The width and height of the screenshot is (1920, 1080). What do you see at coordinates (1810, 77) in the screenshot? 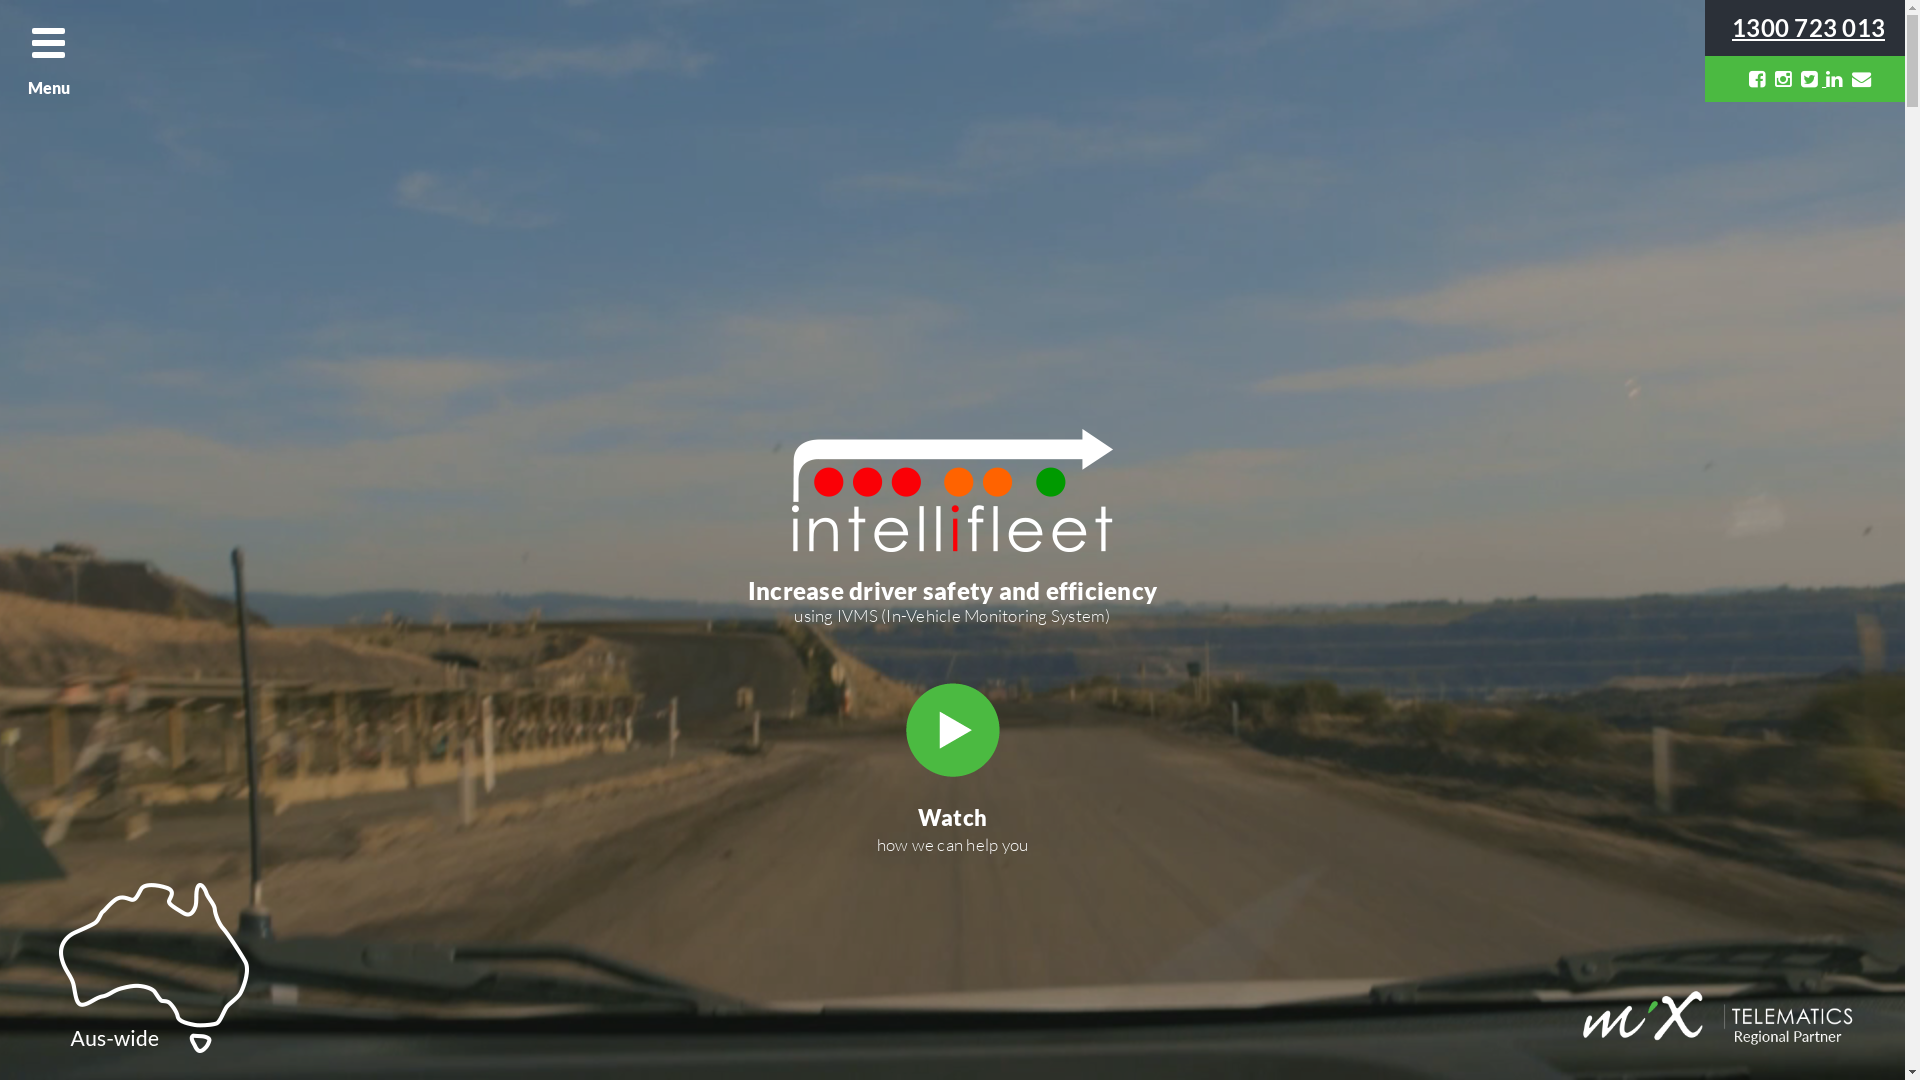
I see `' '` at bounding box center [1810, 77].